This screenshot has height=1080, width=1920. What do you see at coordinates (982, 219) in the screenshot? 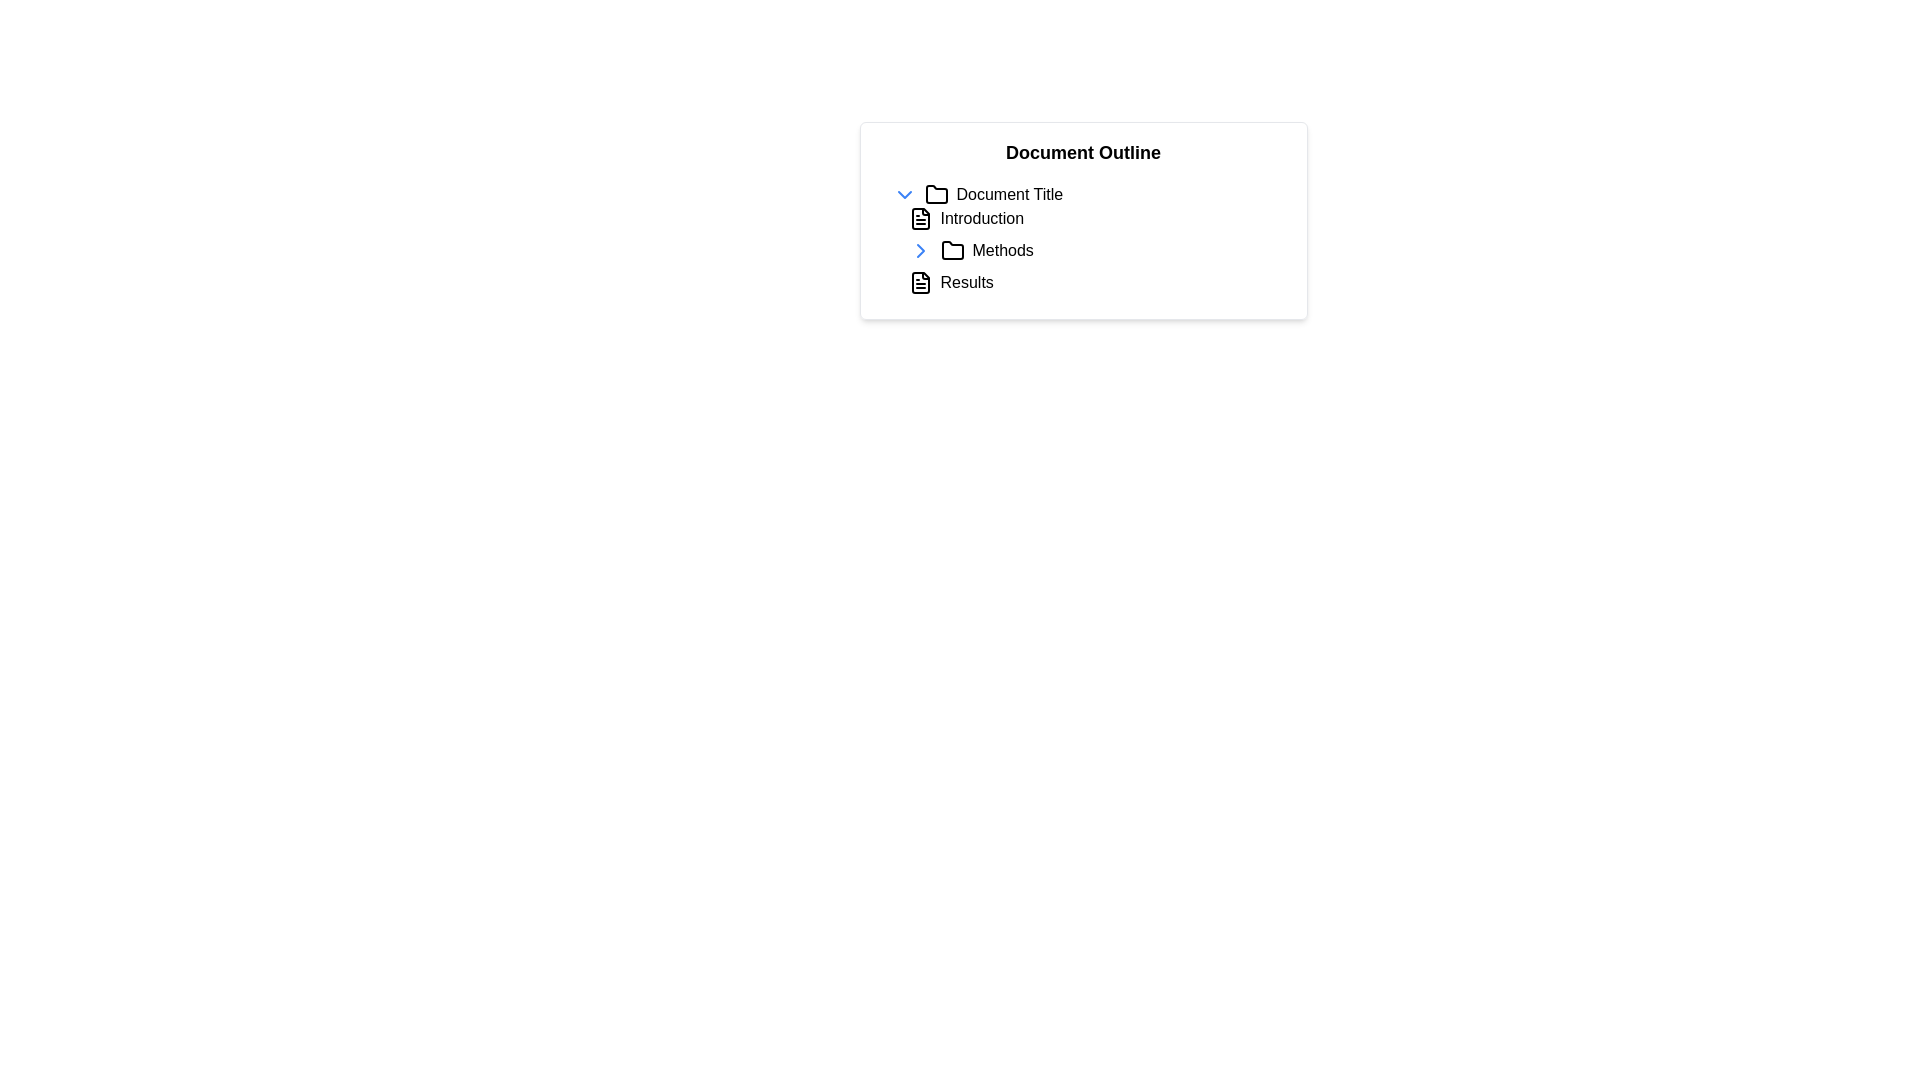
I see `the 'Introduction' text label in bold black text located in the document outline sidebar, which is the second item under the 'Document Title' section` at bounding box center [982, 219].